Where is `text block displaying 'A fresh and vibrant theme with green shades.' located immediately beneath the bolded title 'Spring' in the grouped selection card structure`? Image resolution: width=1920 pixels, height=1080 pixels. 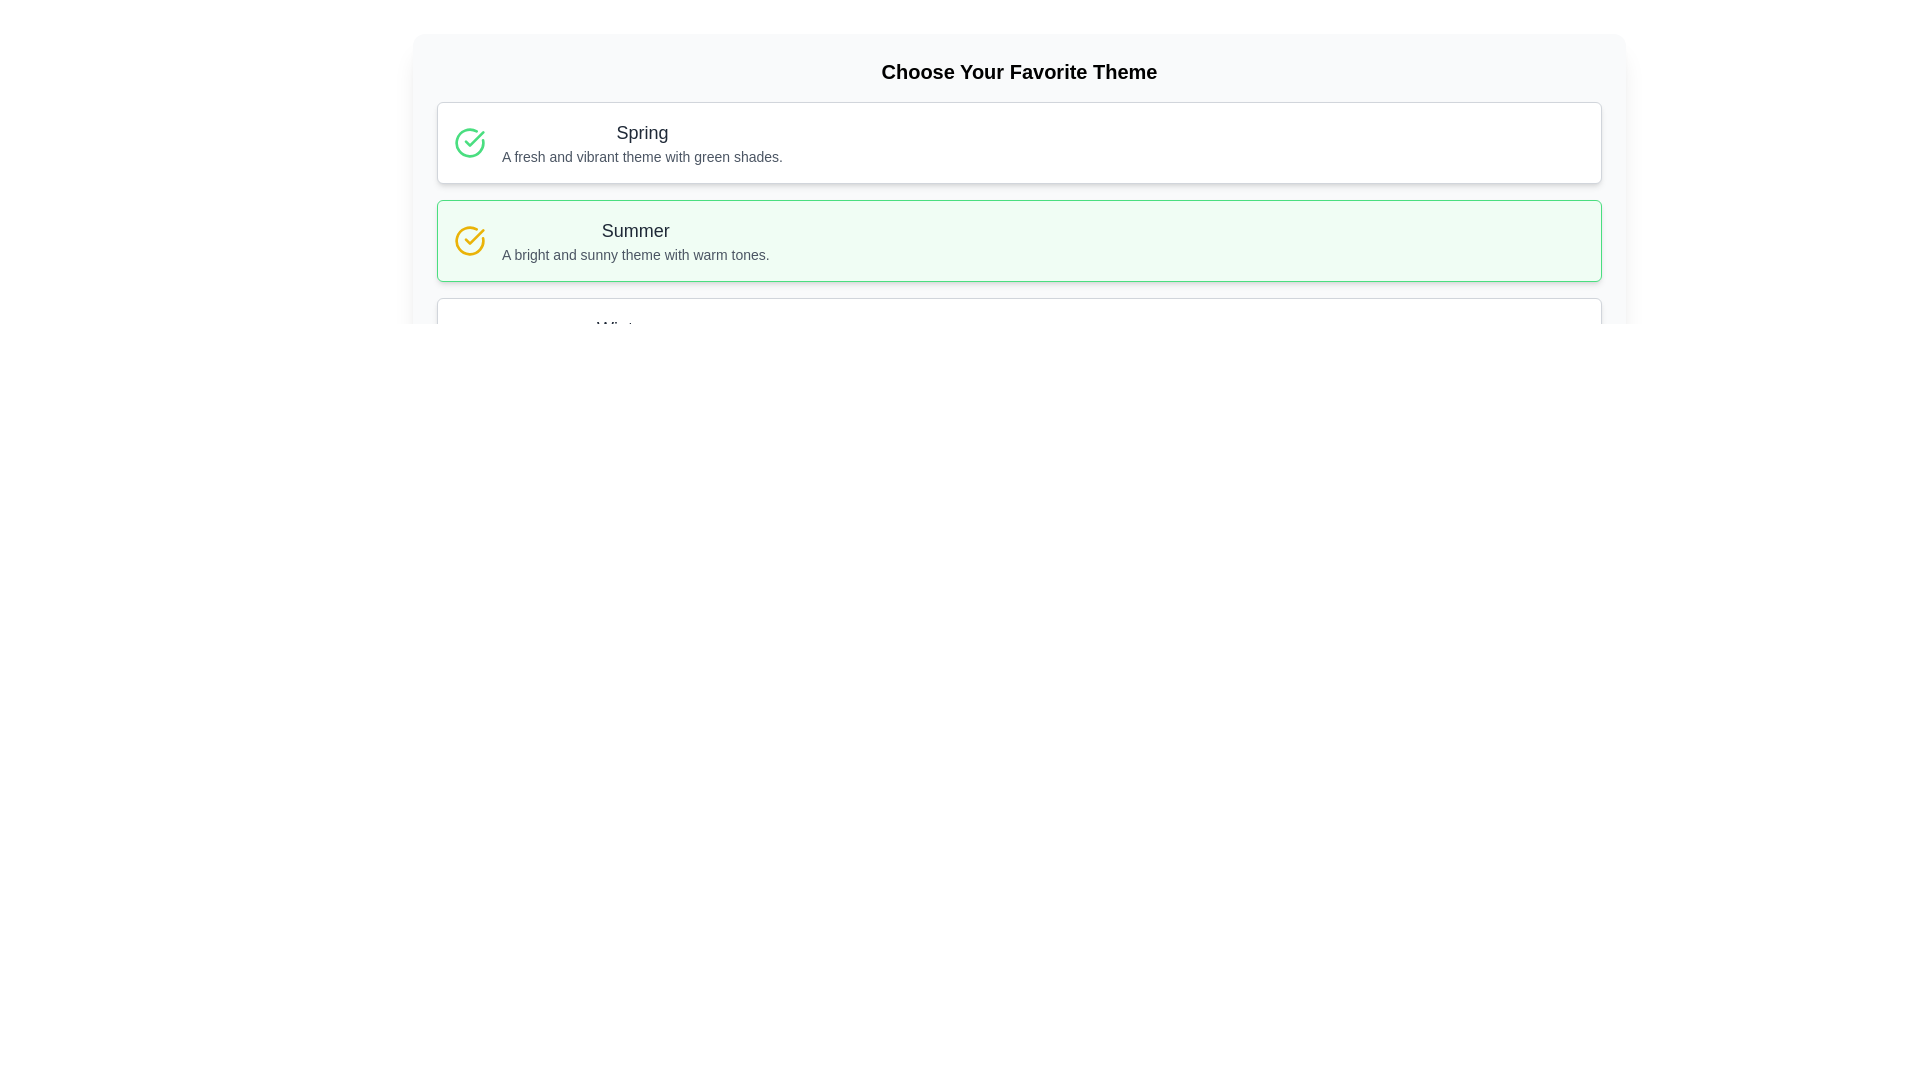
text block displaying 'A fresh and vibrant theme with green shades.' located immediately beneath the bolded title 'Spring' in the grouped selection card structure is located at coordinates (642, 156).